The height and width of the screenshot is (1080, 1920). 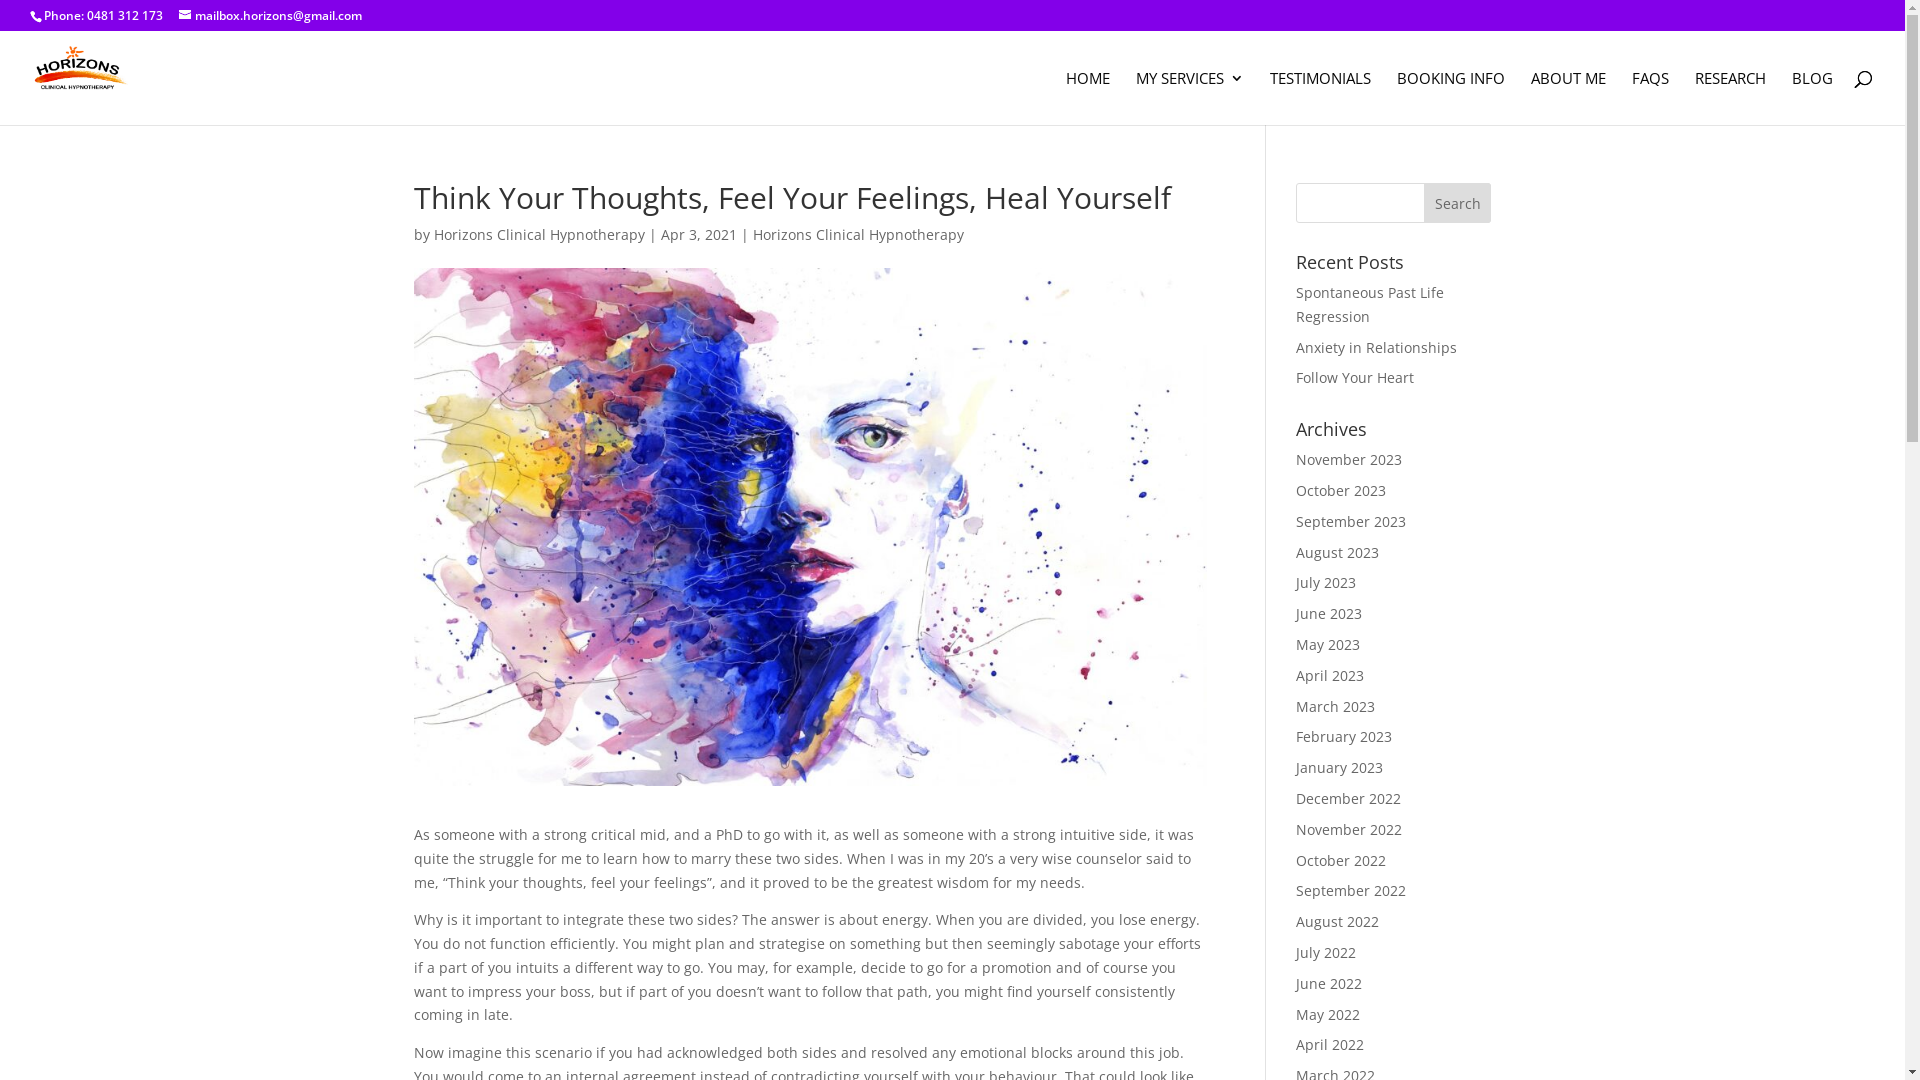 I want to click on 'Anxiety in Relationships', so click(x=1375, y=346).